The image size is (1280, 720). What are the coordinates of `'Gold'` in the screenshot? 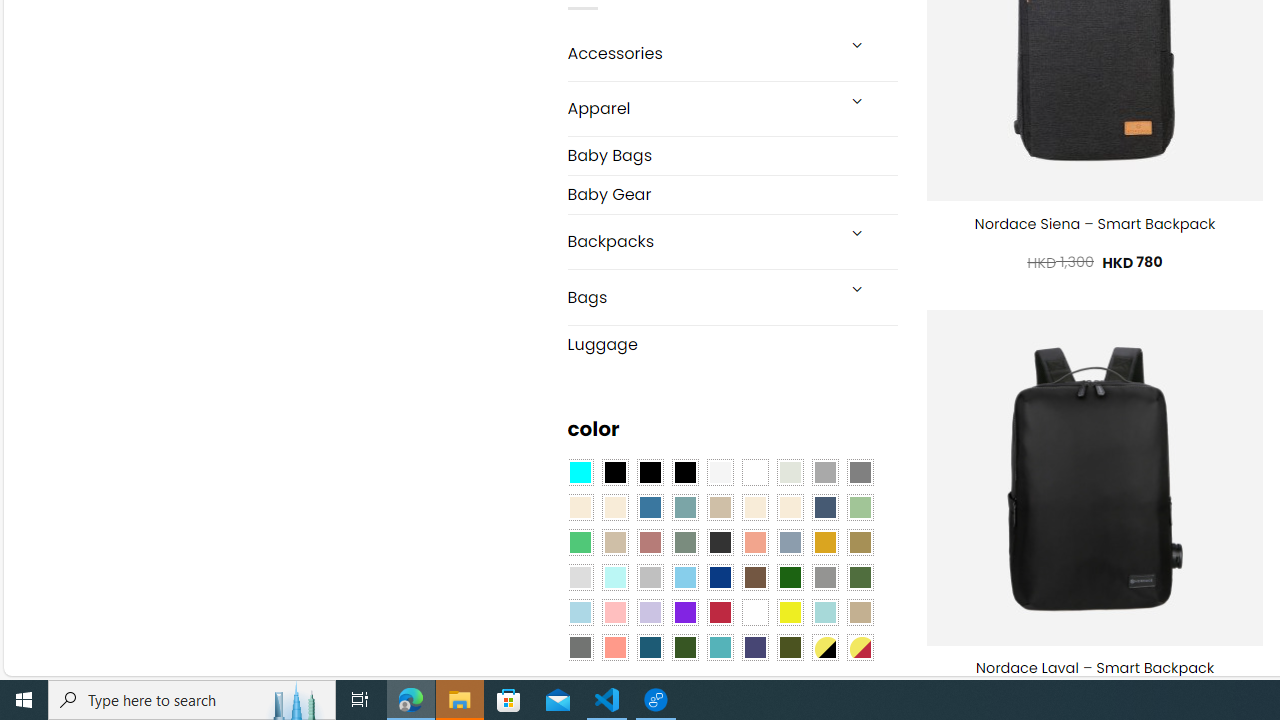 It's located at (824, 542).